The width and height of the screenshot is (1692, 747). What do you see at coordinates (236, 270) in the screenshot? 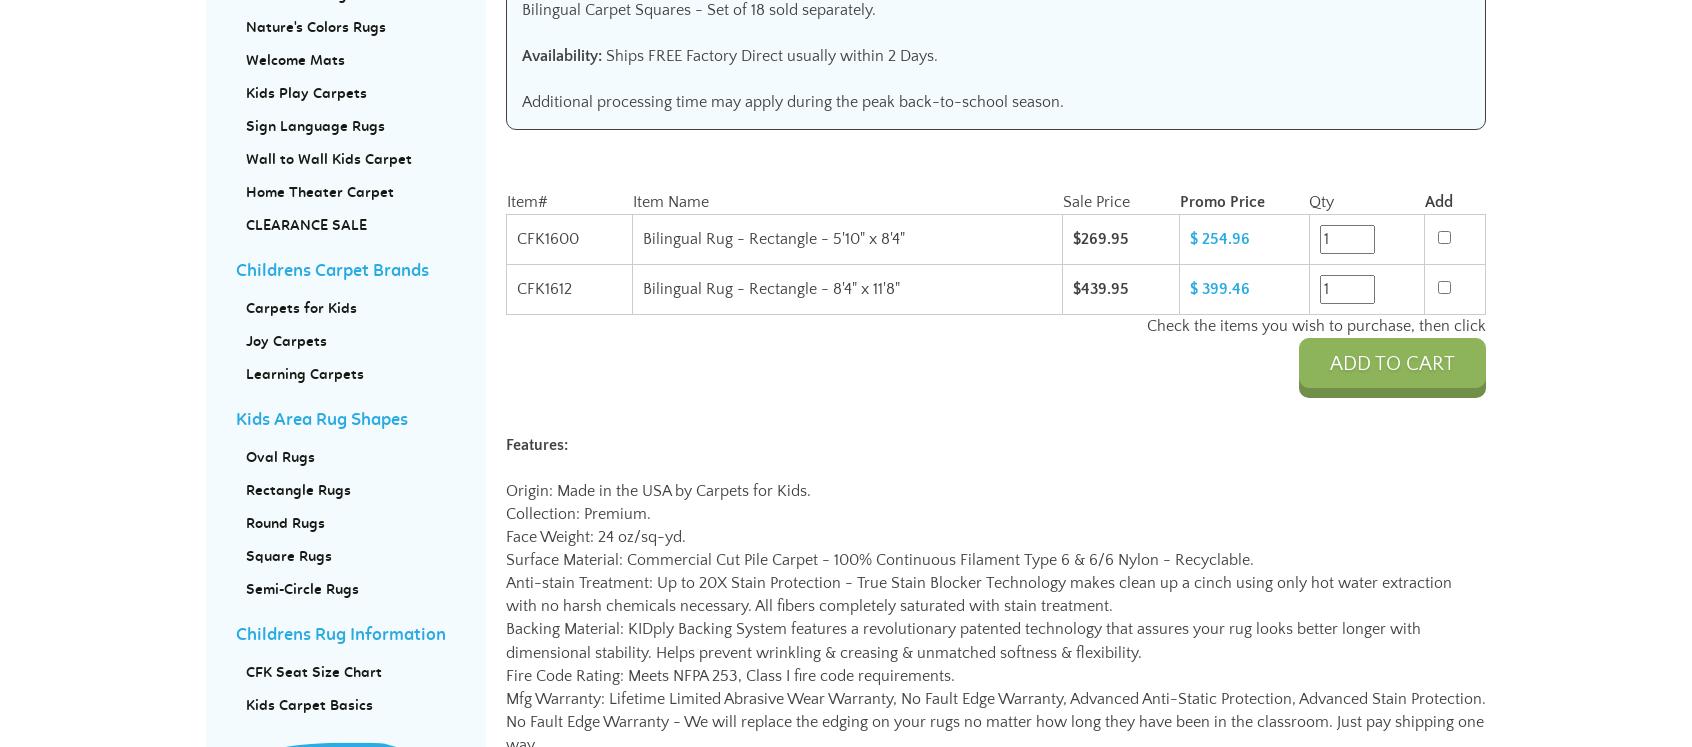
I see `'Childrens Carpet Brands'` at bounding box center [236, 270].